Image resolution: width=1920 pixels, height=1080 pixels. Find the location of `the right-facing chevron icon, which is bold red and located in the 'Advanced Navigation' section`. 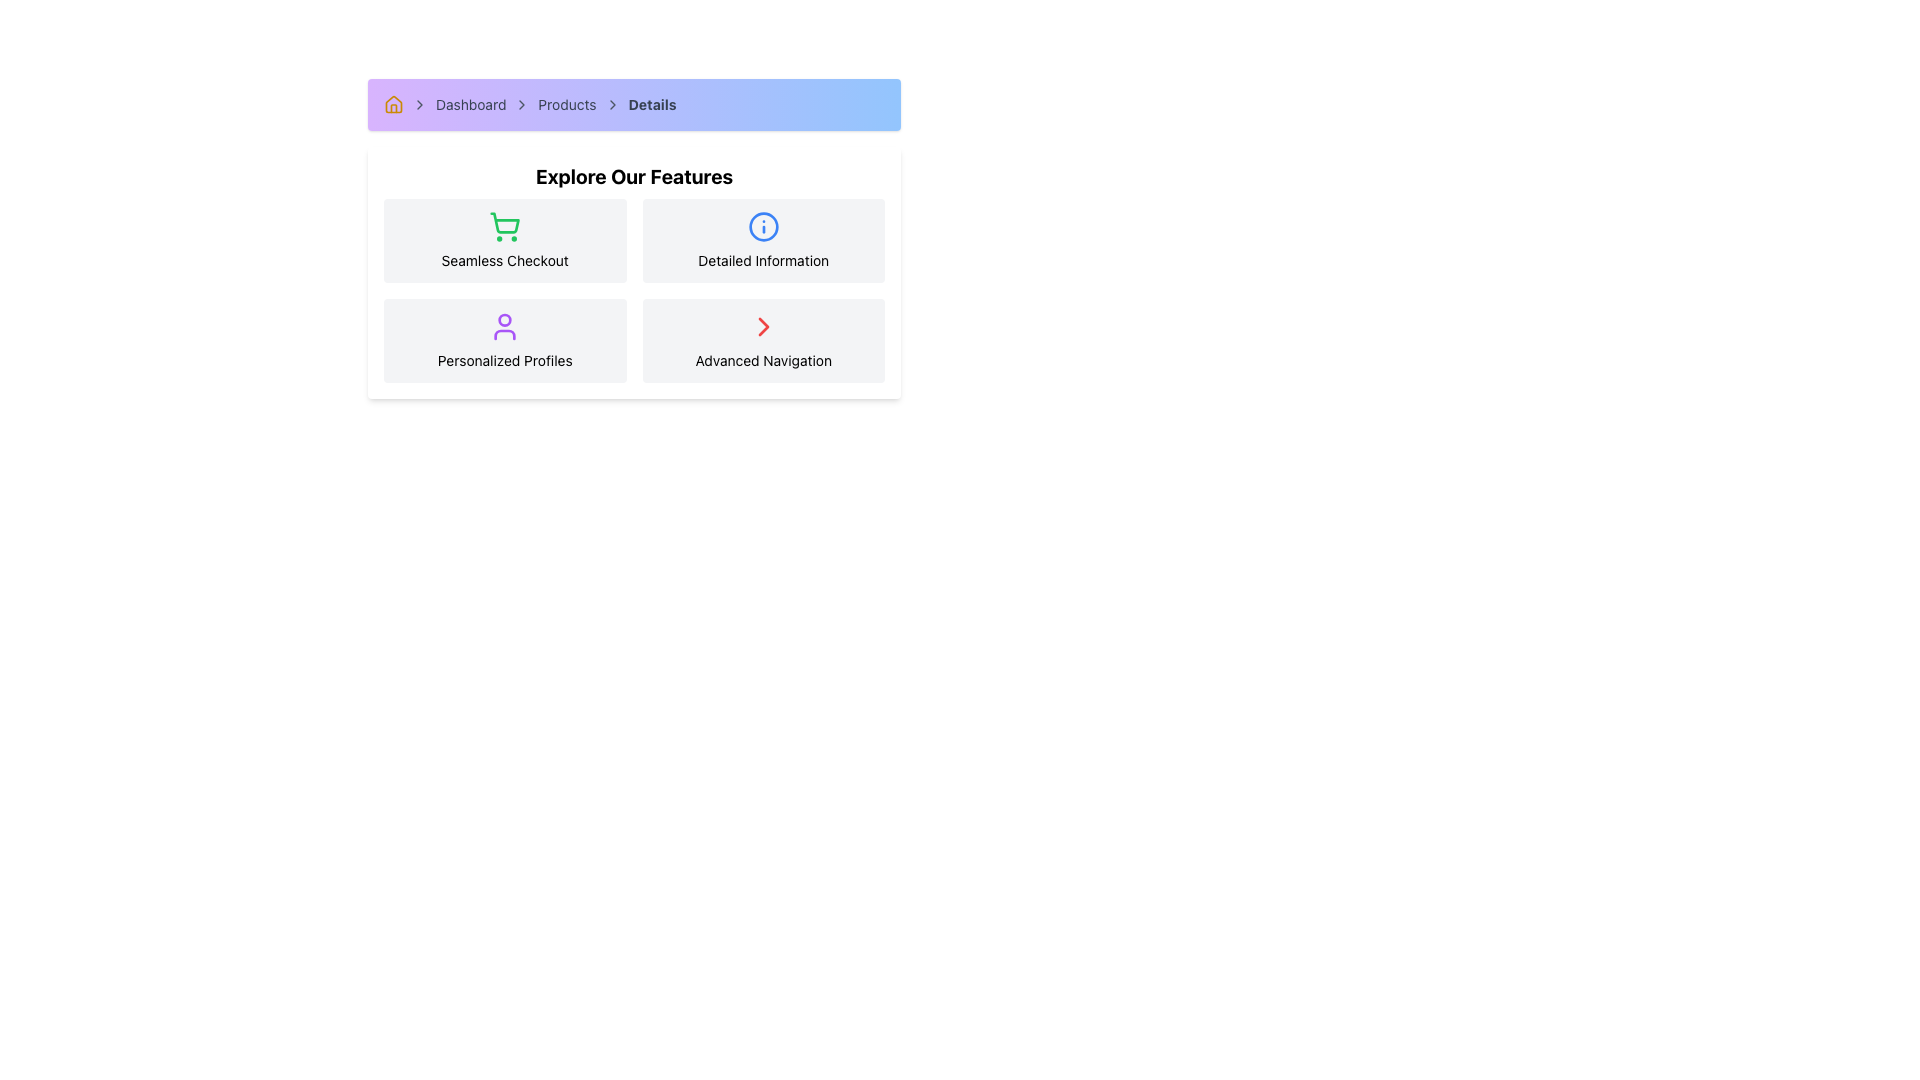

the right-facing chevron icon, which is bold red and located in the 'Advanced Navigation' section is located at coordinates (762, 326).